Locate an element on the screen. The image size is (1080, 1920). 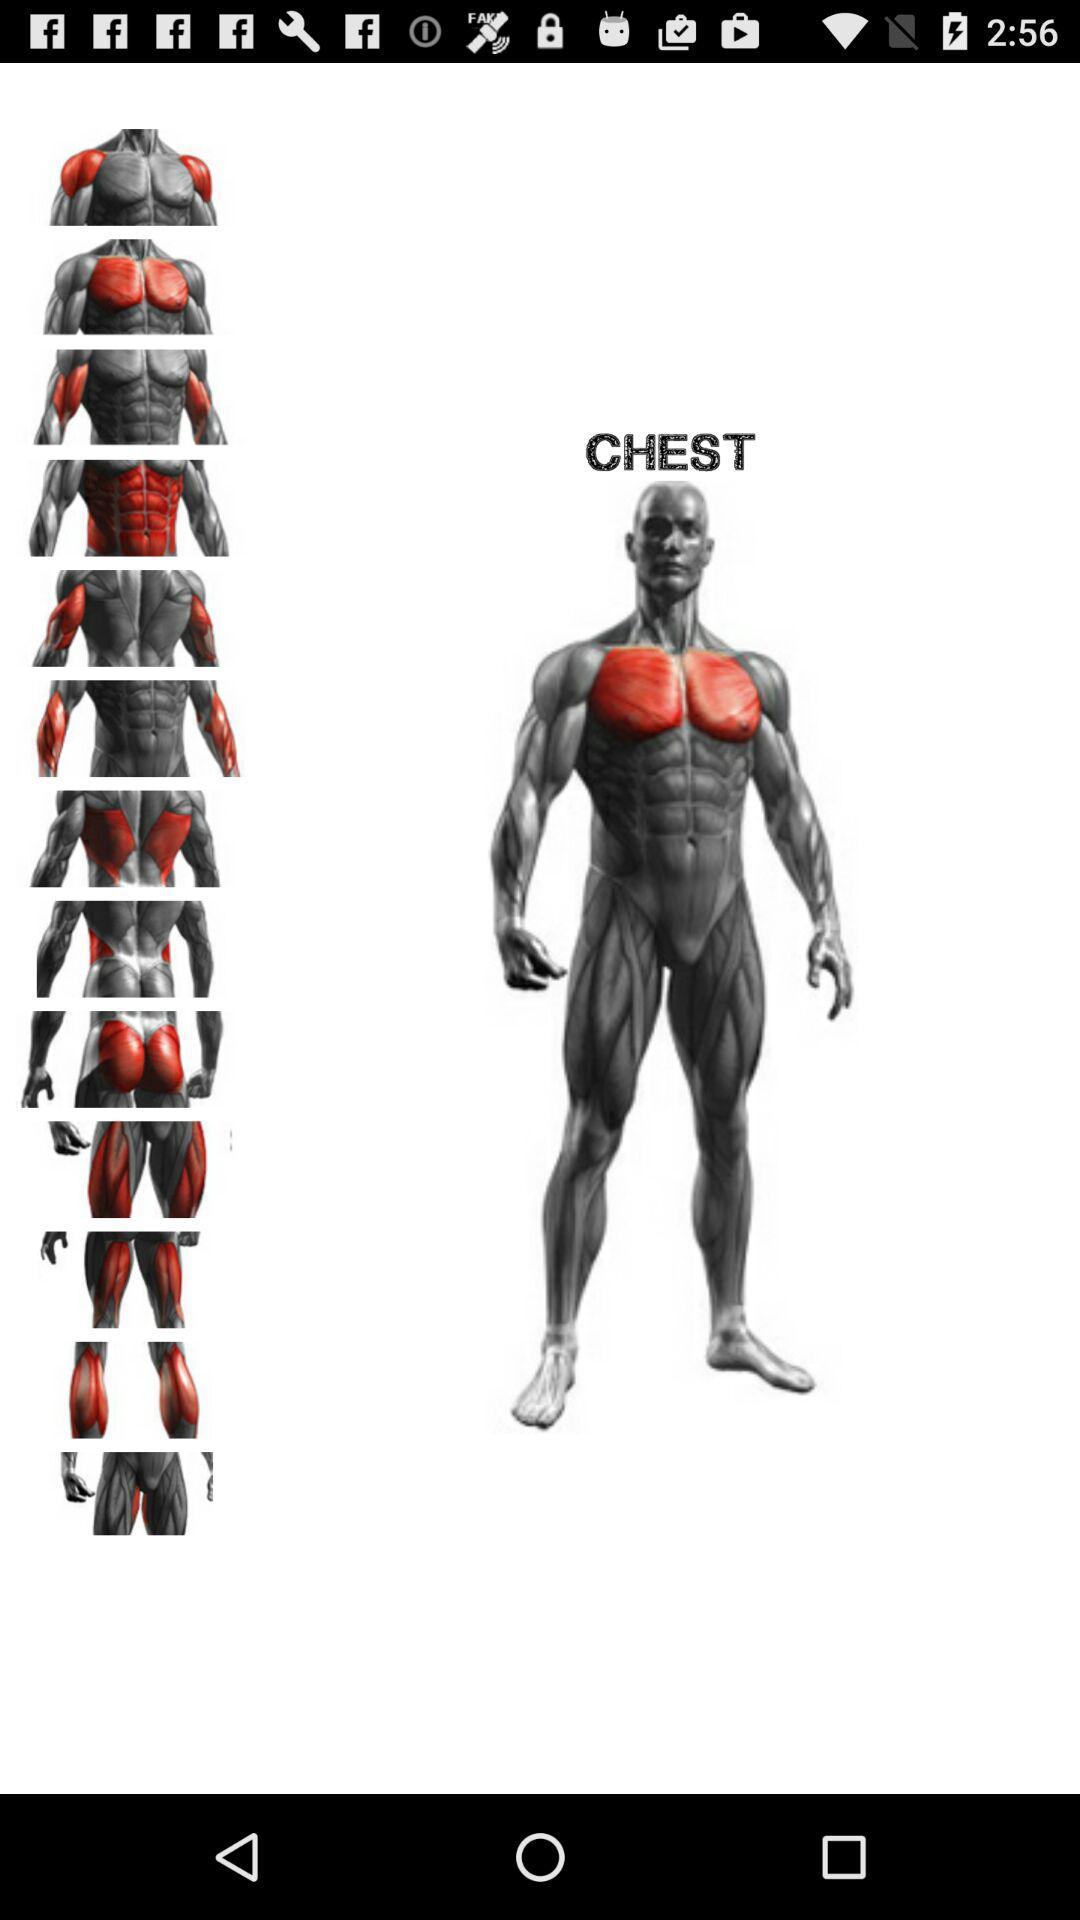
display muscles being used on lower arms and abdomen is located at coordinates (131, 720).